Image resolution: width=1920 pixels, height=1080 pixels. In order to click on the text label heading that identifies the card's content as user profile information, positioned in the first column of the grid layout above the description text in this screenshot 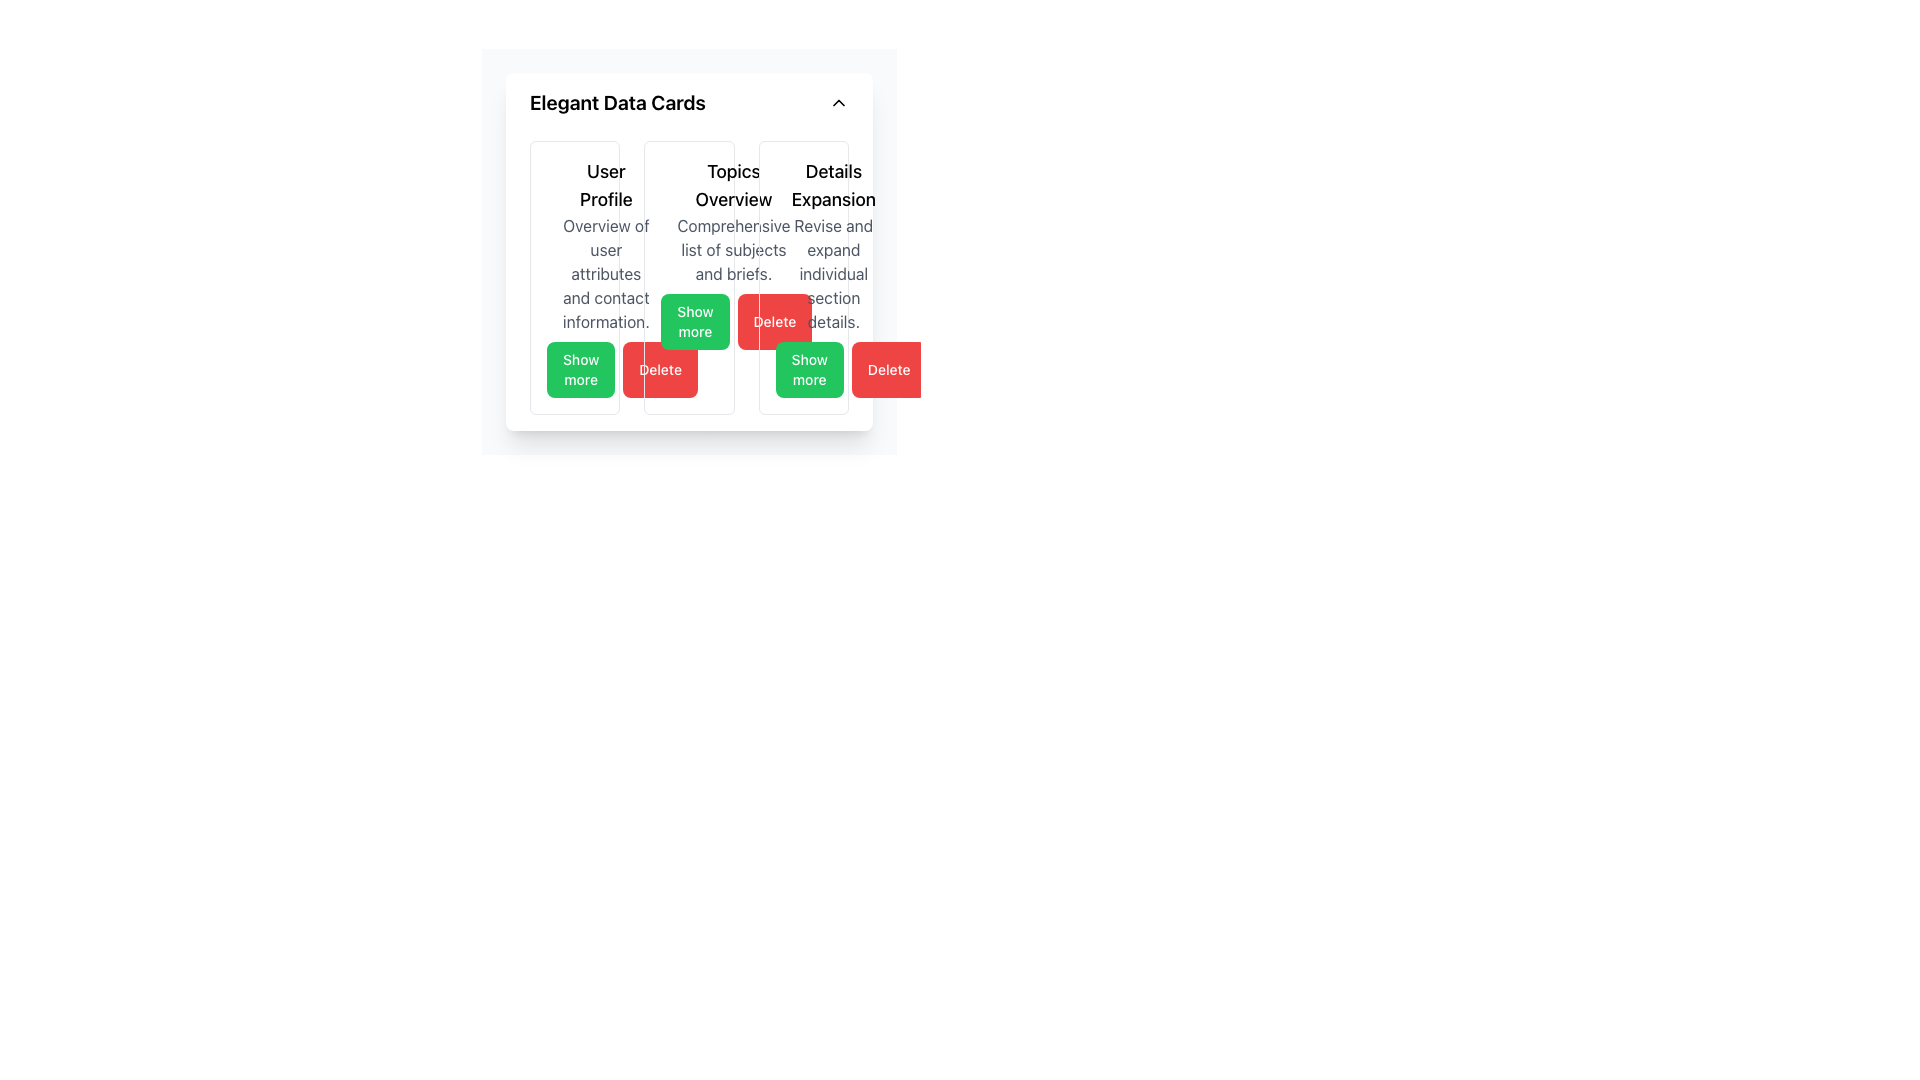, I will do `click(605, 185)`.